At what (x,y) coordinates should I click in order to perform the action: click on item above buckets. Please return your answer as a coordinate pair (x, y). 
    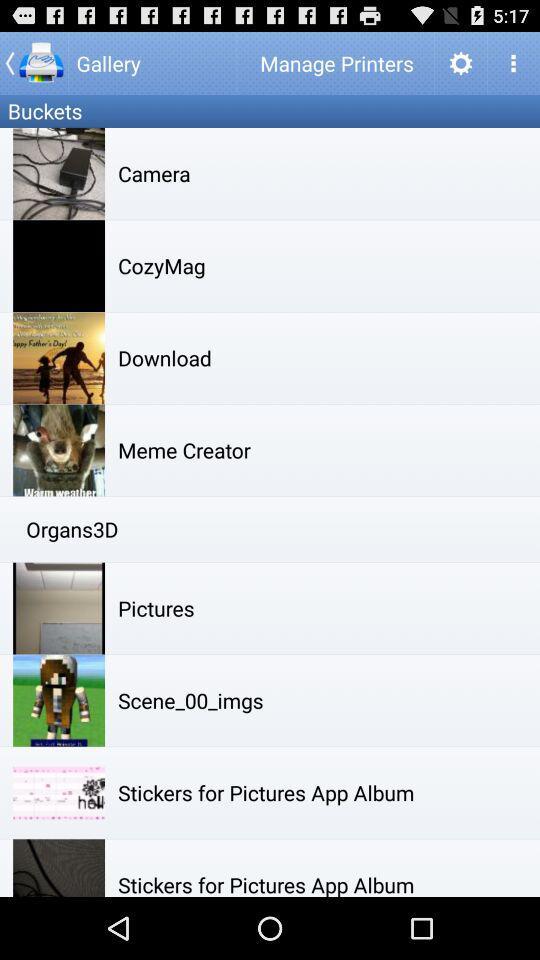
    Looking at the image, I should click on (33, 62).